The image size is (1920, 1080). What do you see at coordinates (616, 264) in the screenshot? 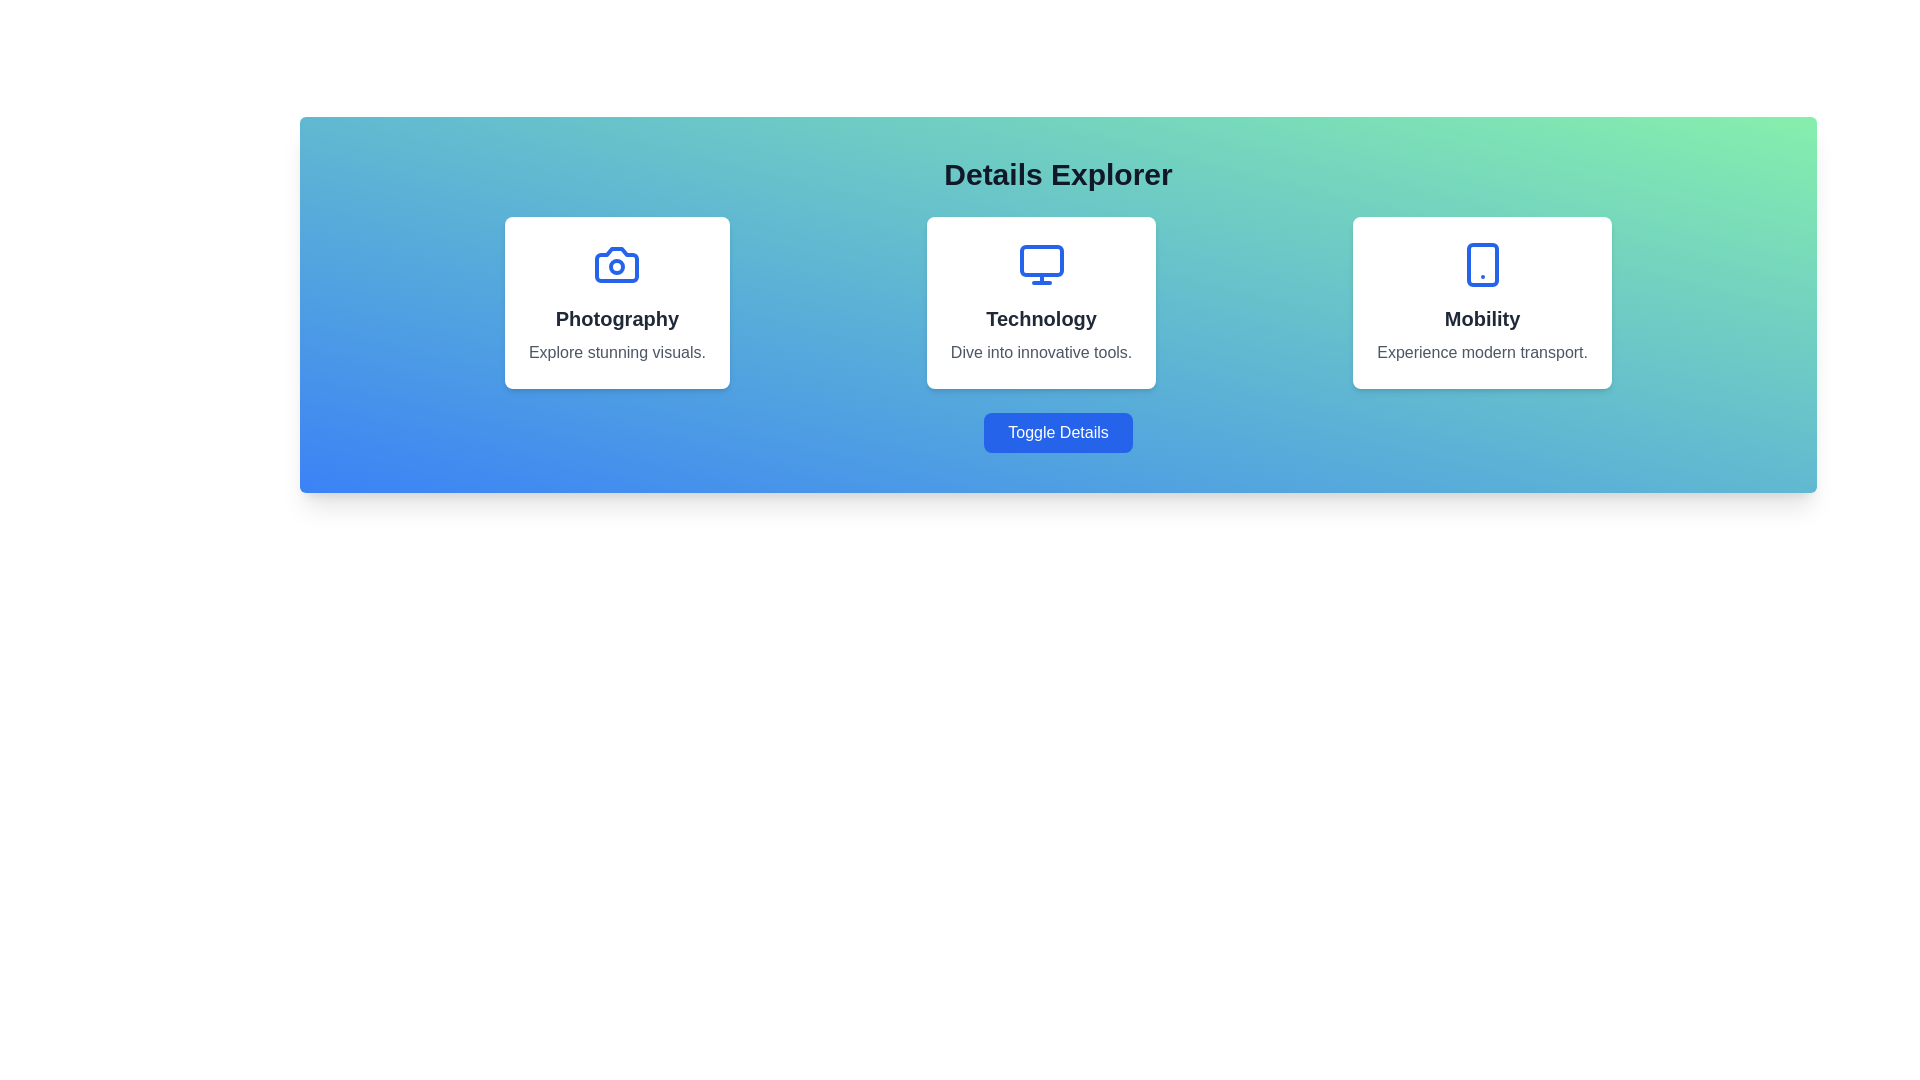
I see `the blue camera SVG icon with a circular lens, located at the center of the leftmost column above the 'Photography' label` at bounding box center [616, 264].